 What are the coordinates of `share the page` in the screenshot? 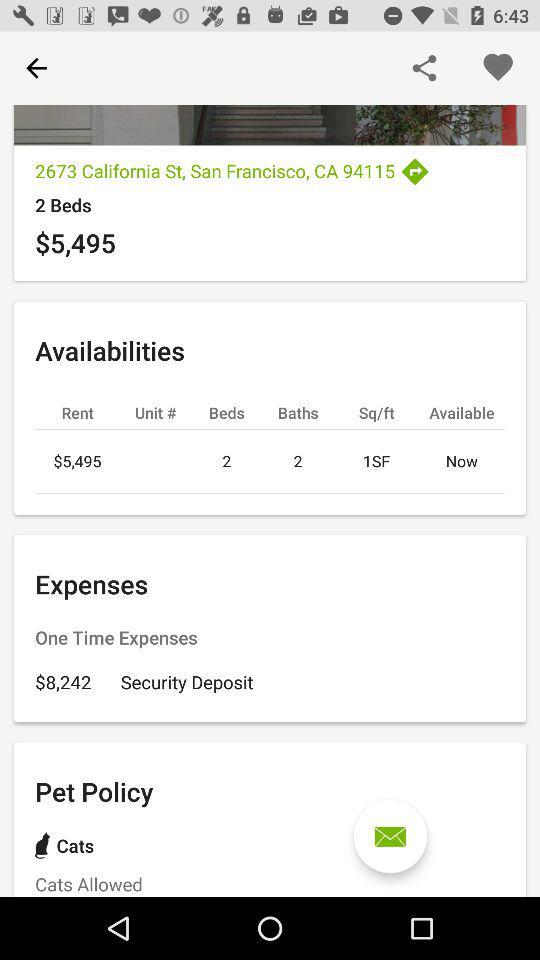 It's located at (423, 68).